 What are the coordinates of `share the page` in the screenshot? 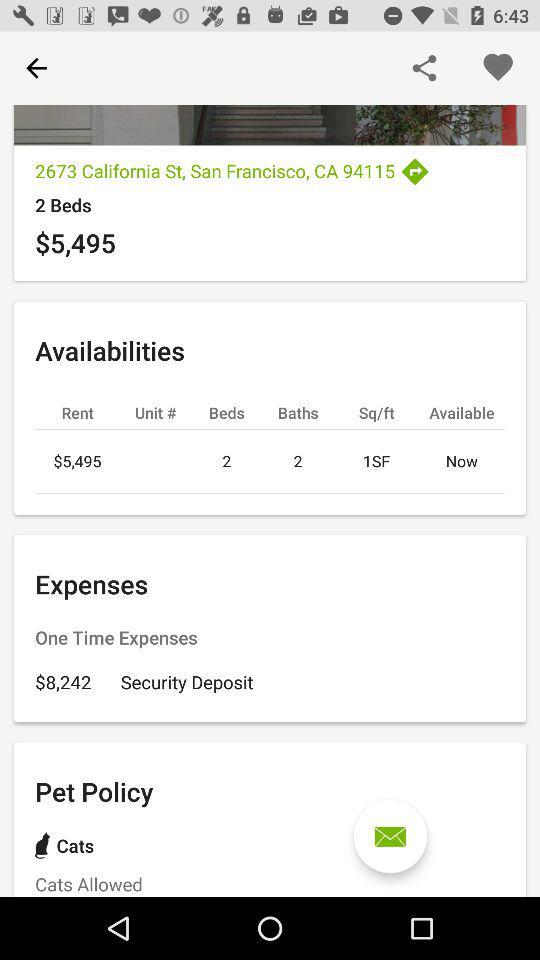 It's located at (423, 68).